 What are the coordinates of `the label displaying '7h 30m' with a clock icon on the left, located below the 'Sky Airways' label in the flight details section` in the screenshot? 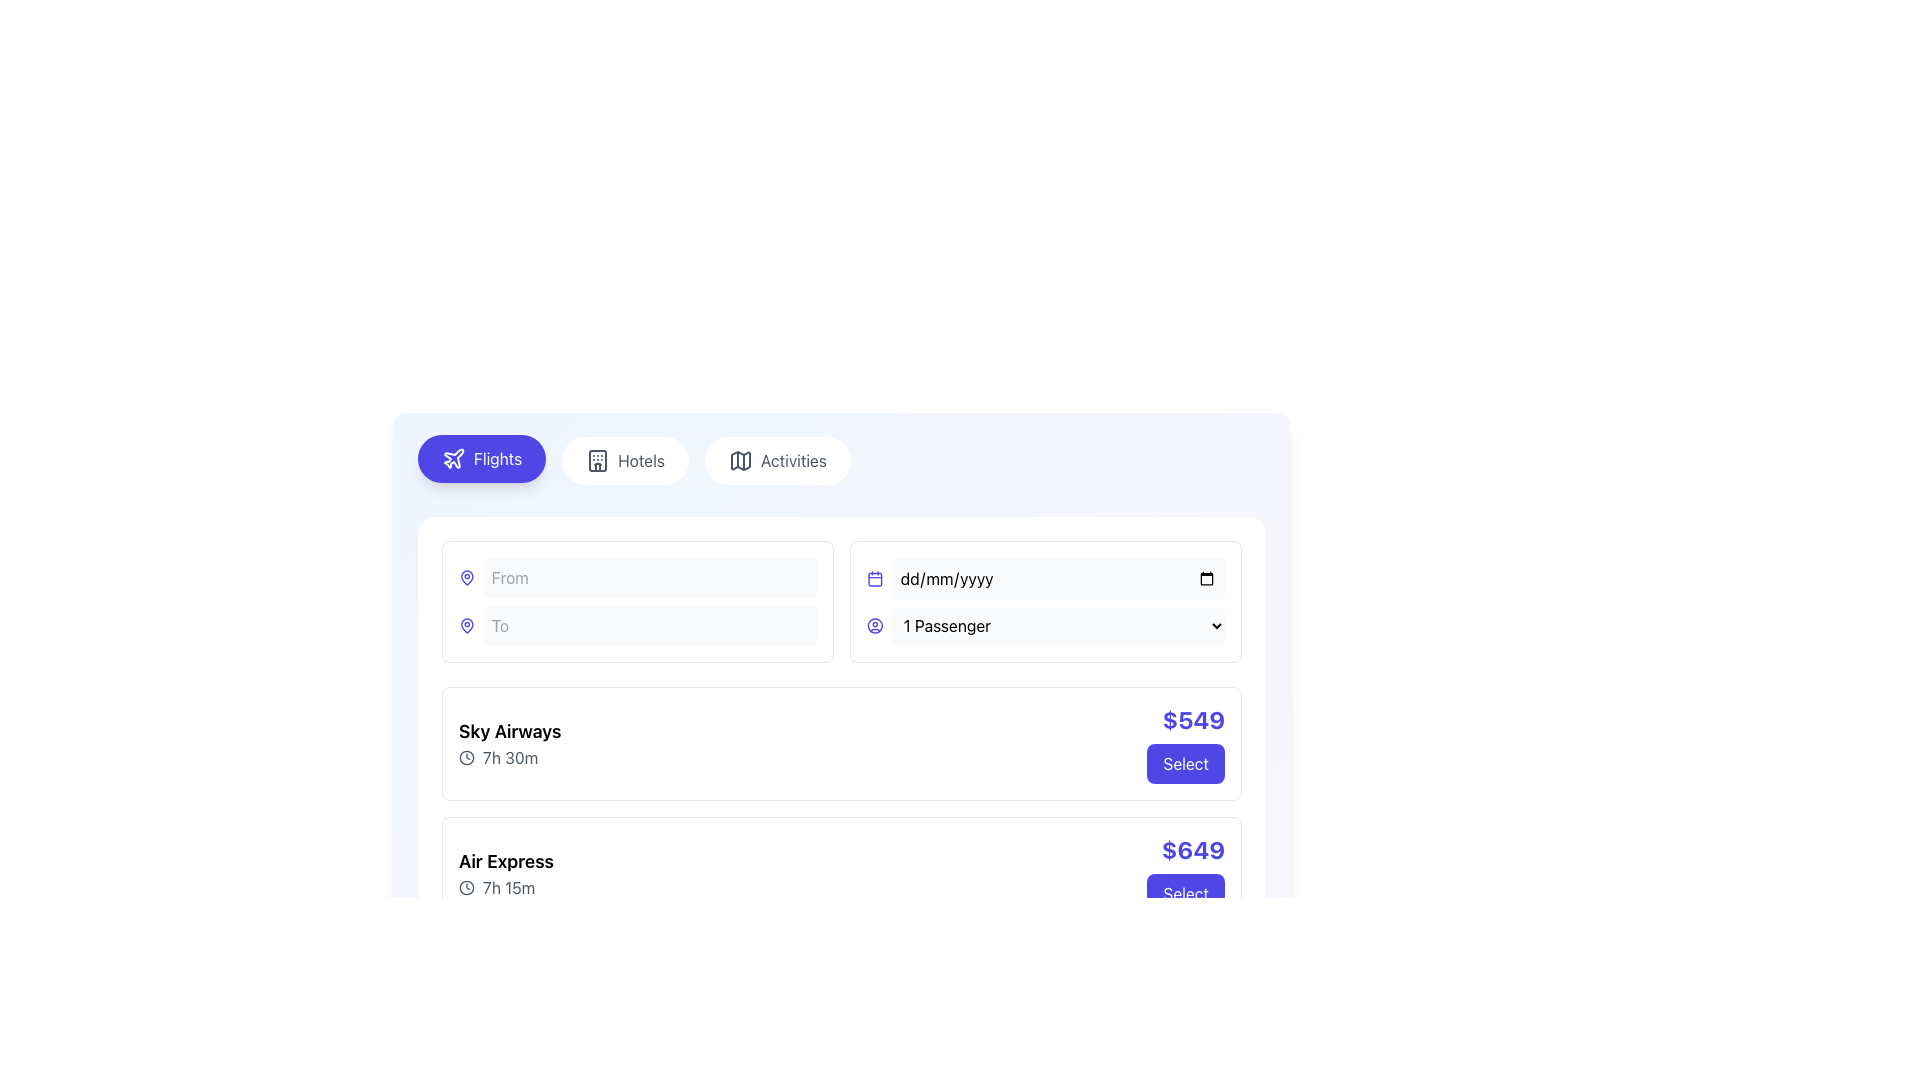 It's located at (510, 758).